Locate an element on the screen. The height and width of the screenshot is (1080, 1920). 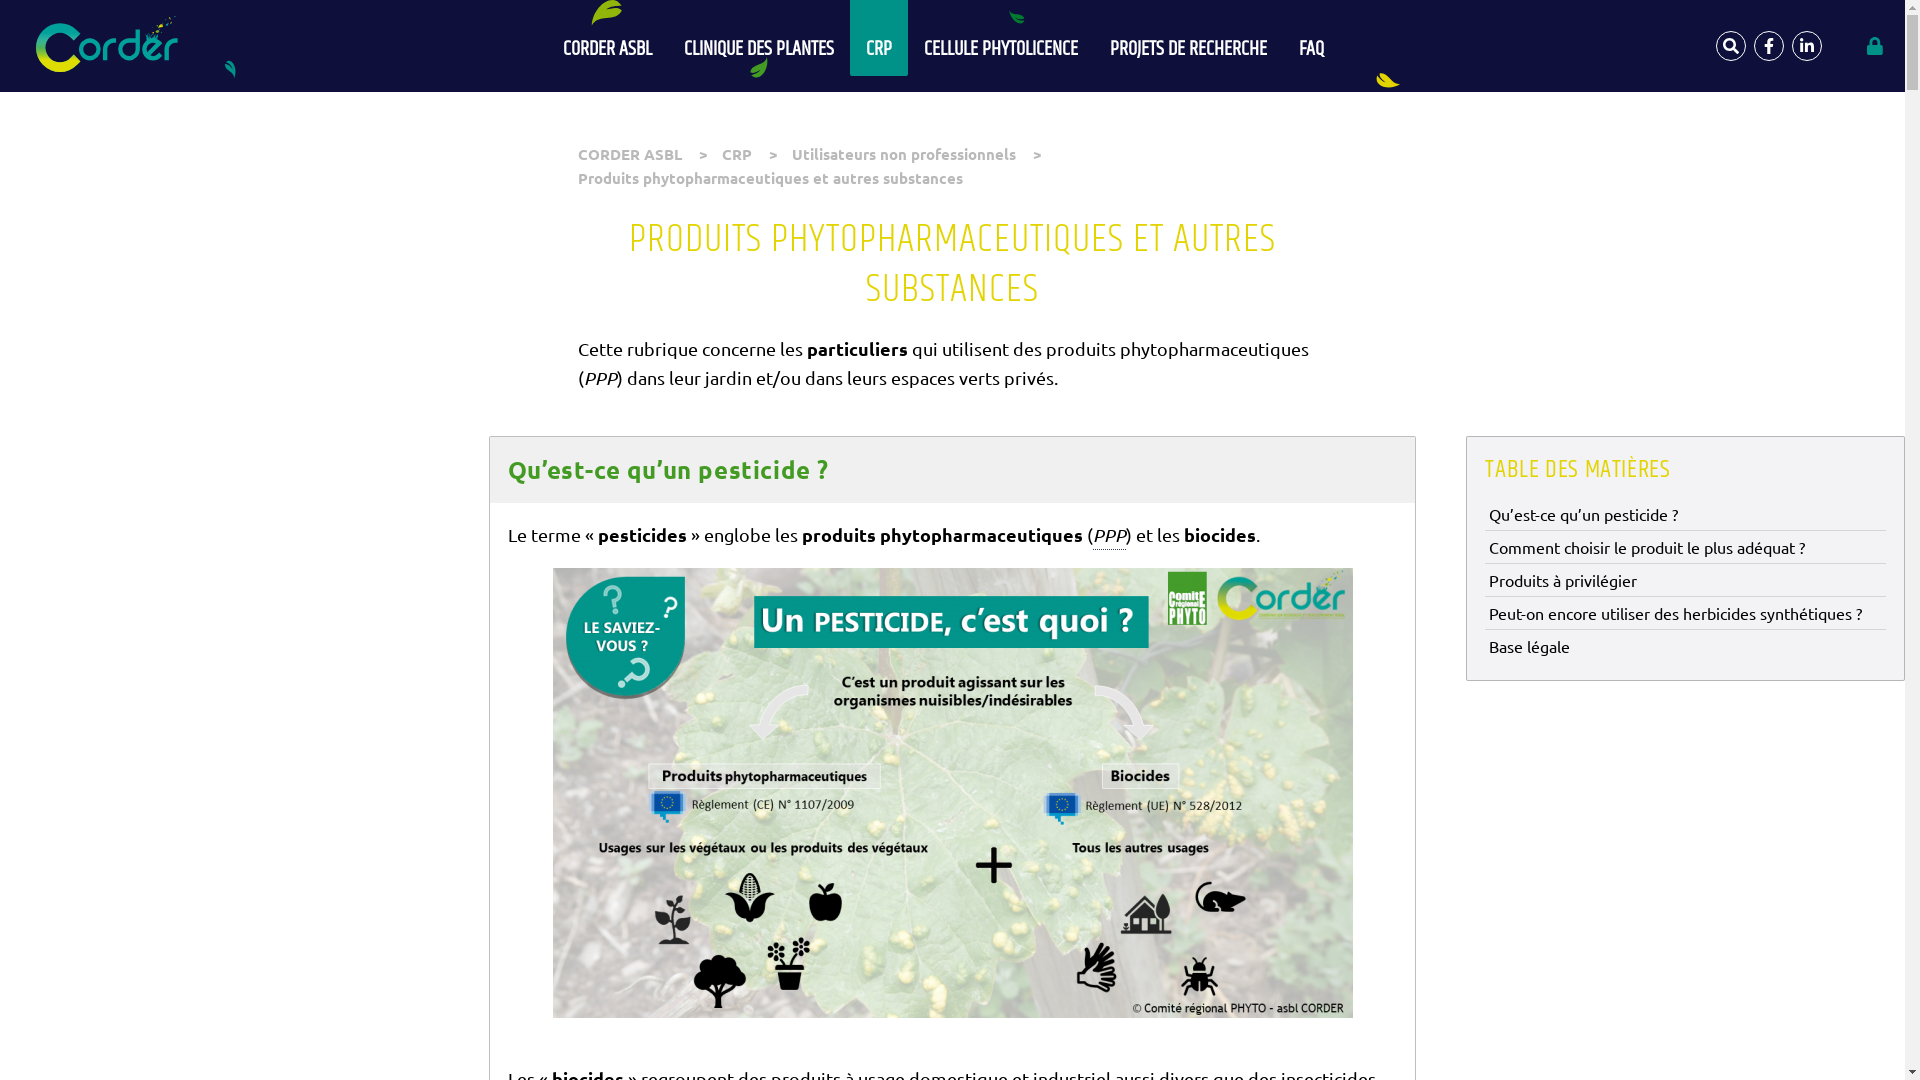
'CELLULE PHYTOLICENCE' is located at coordinates (1001, 38).